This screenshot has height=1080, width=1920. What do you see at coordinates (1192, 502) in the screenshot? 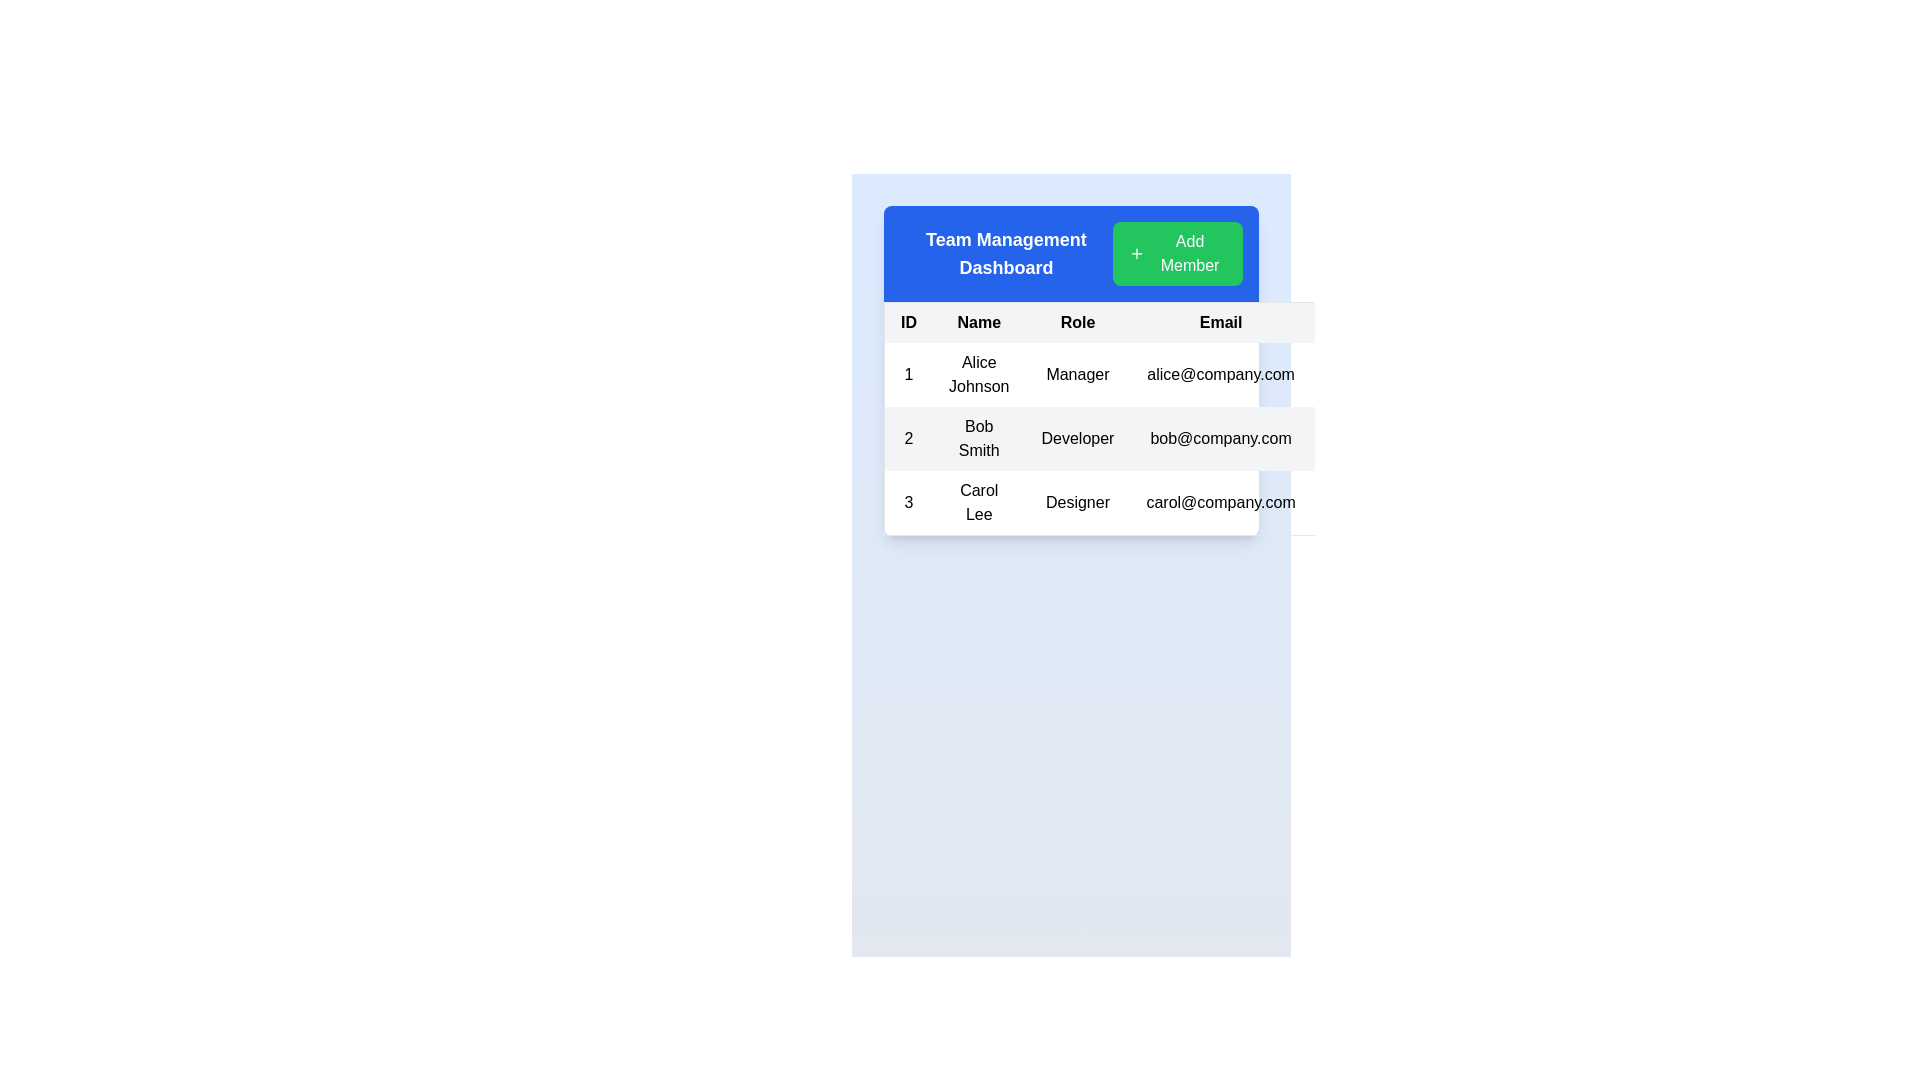
I see `the table row displaying data for 'Carol Lee', which includes their role as Designer, email as carol@company.com, and status 'On Leave' with yellow text color` at bounding box center [1192, 502].